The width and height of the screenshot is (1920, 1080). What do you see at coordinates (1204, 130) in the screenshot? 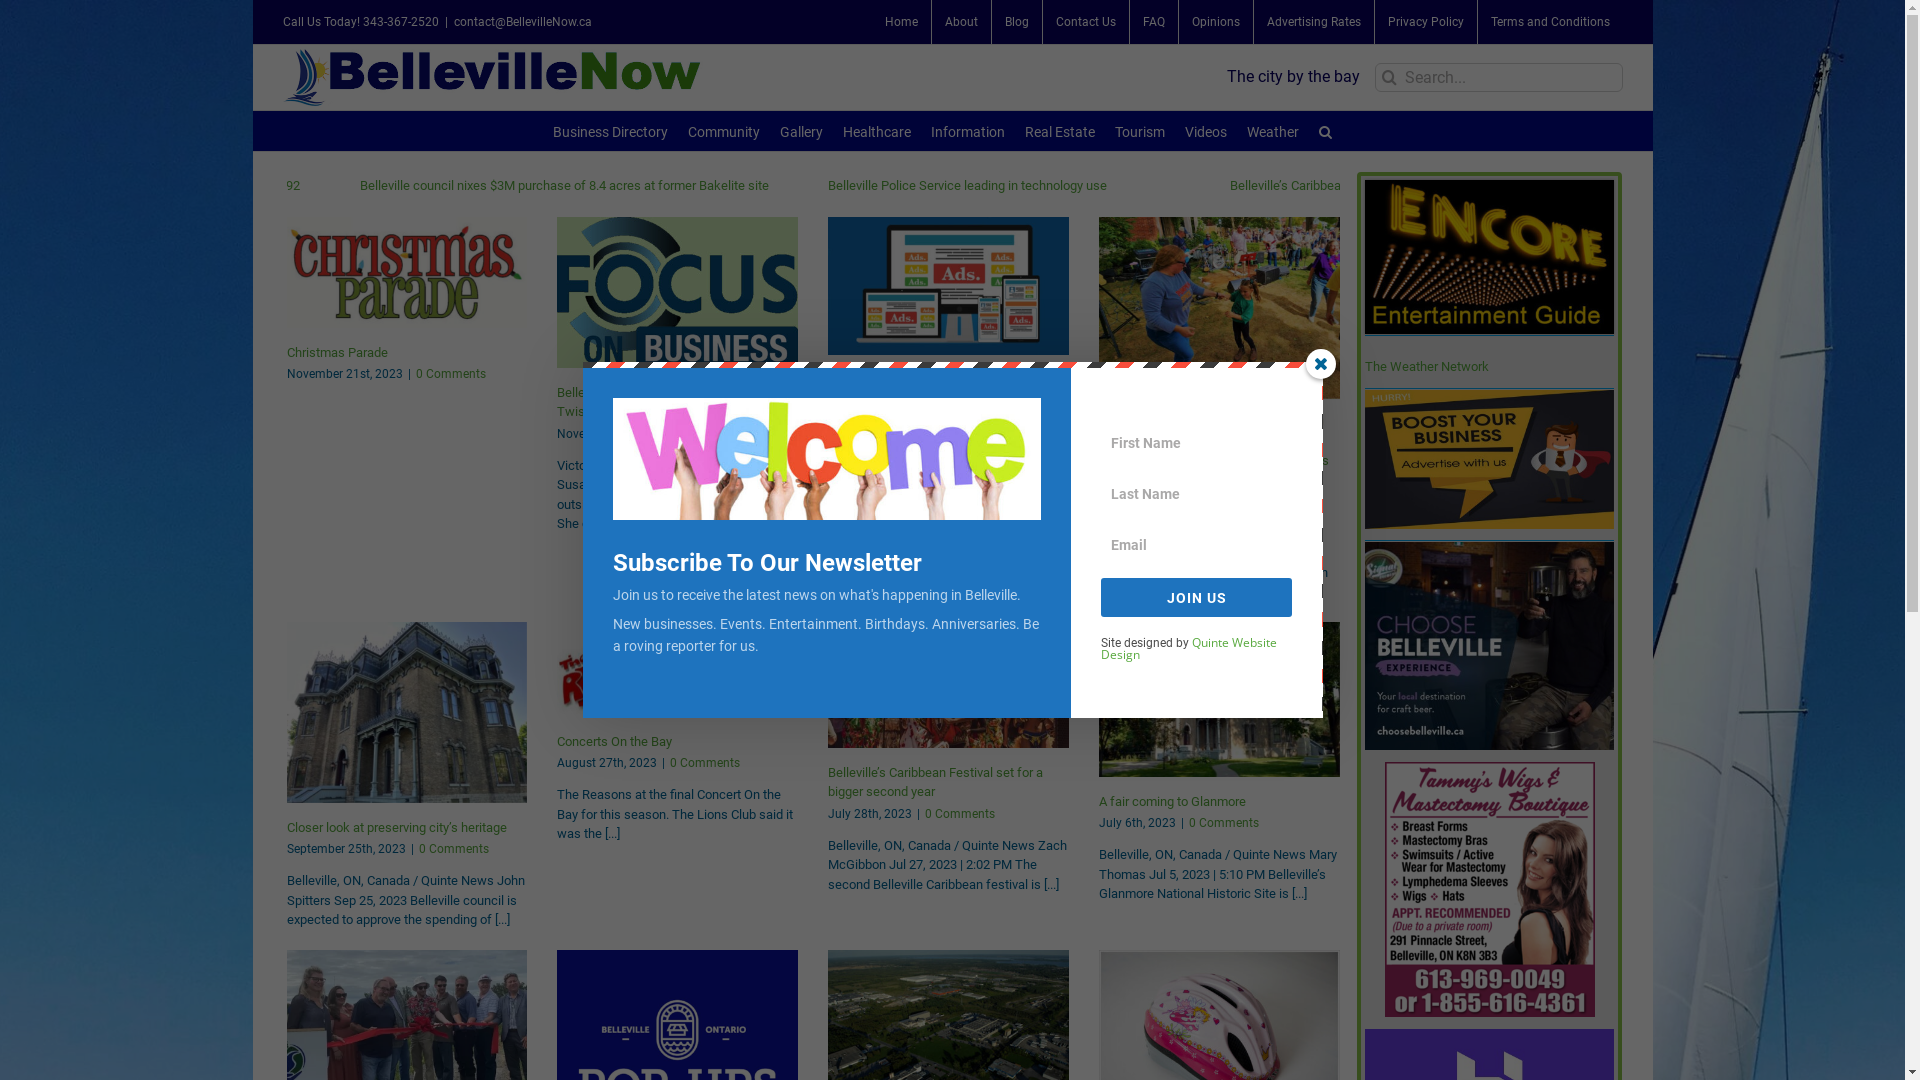
I see `'Videos'` at bounding box center [1204, 130].